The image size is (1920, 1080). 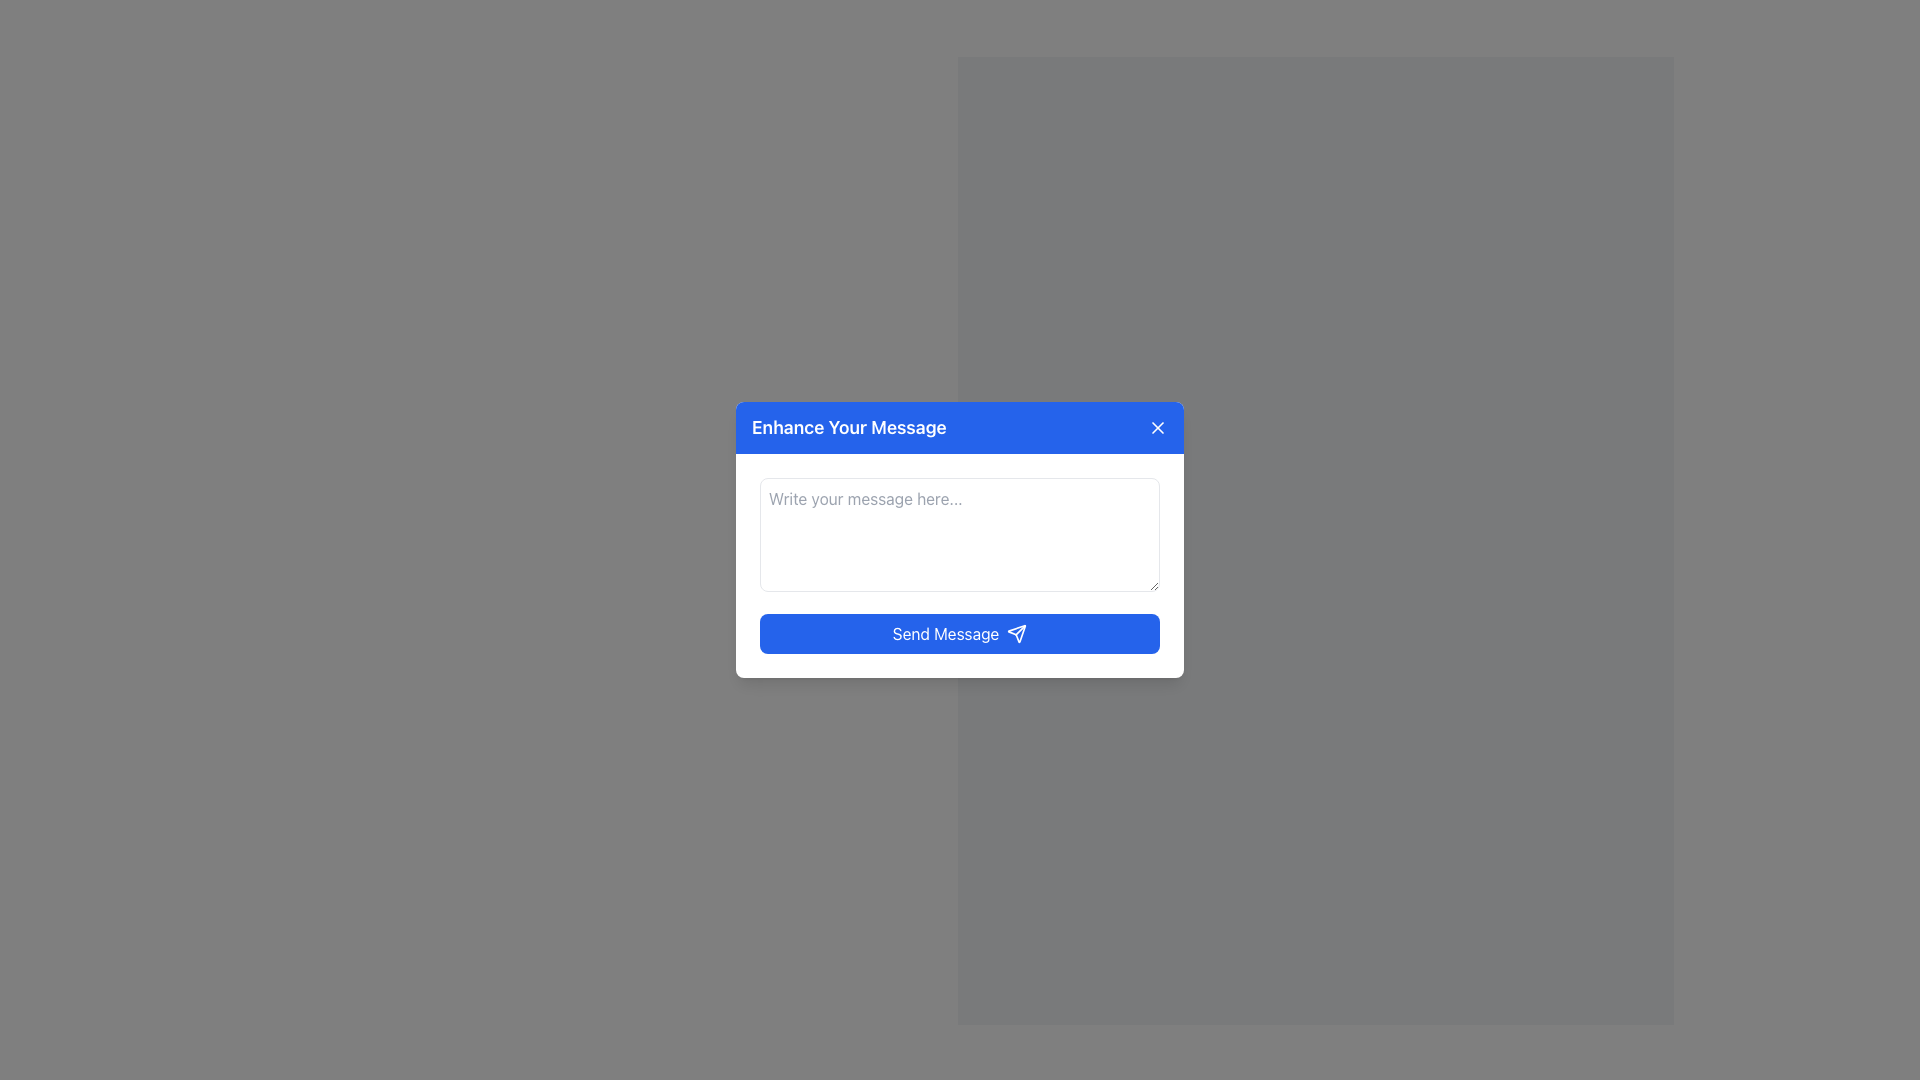 I want to click on the small red 'X' icon button located at the top-right corner of the blue header section of the popup window titled 'Enhance Your Message' via tab navigation, so click(x=1157, y=427).